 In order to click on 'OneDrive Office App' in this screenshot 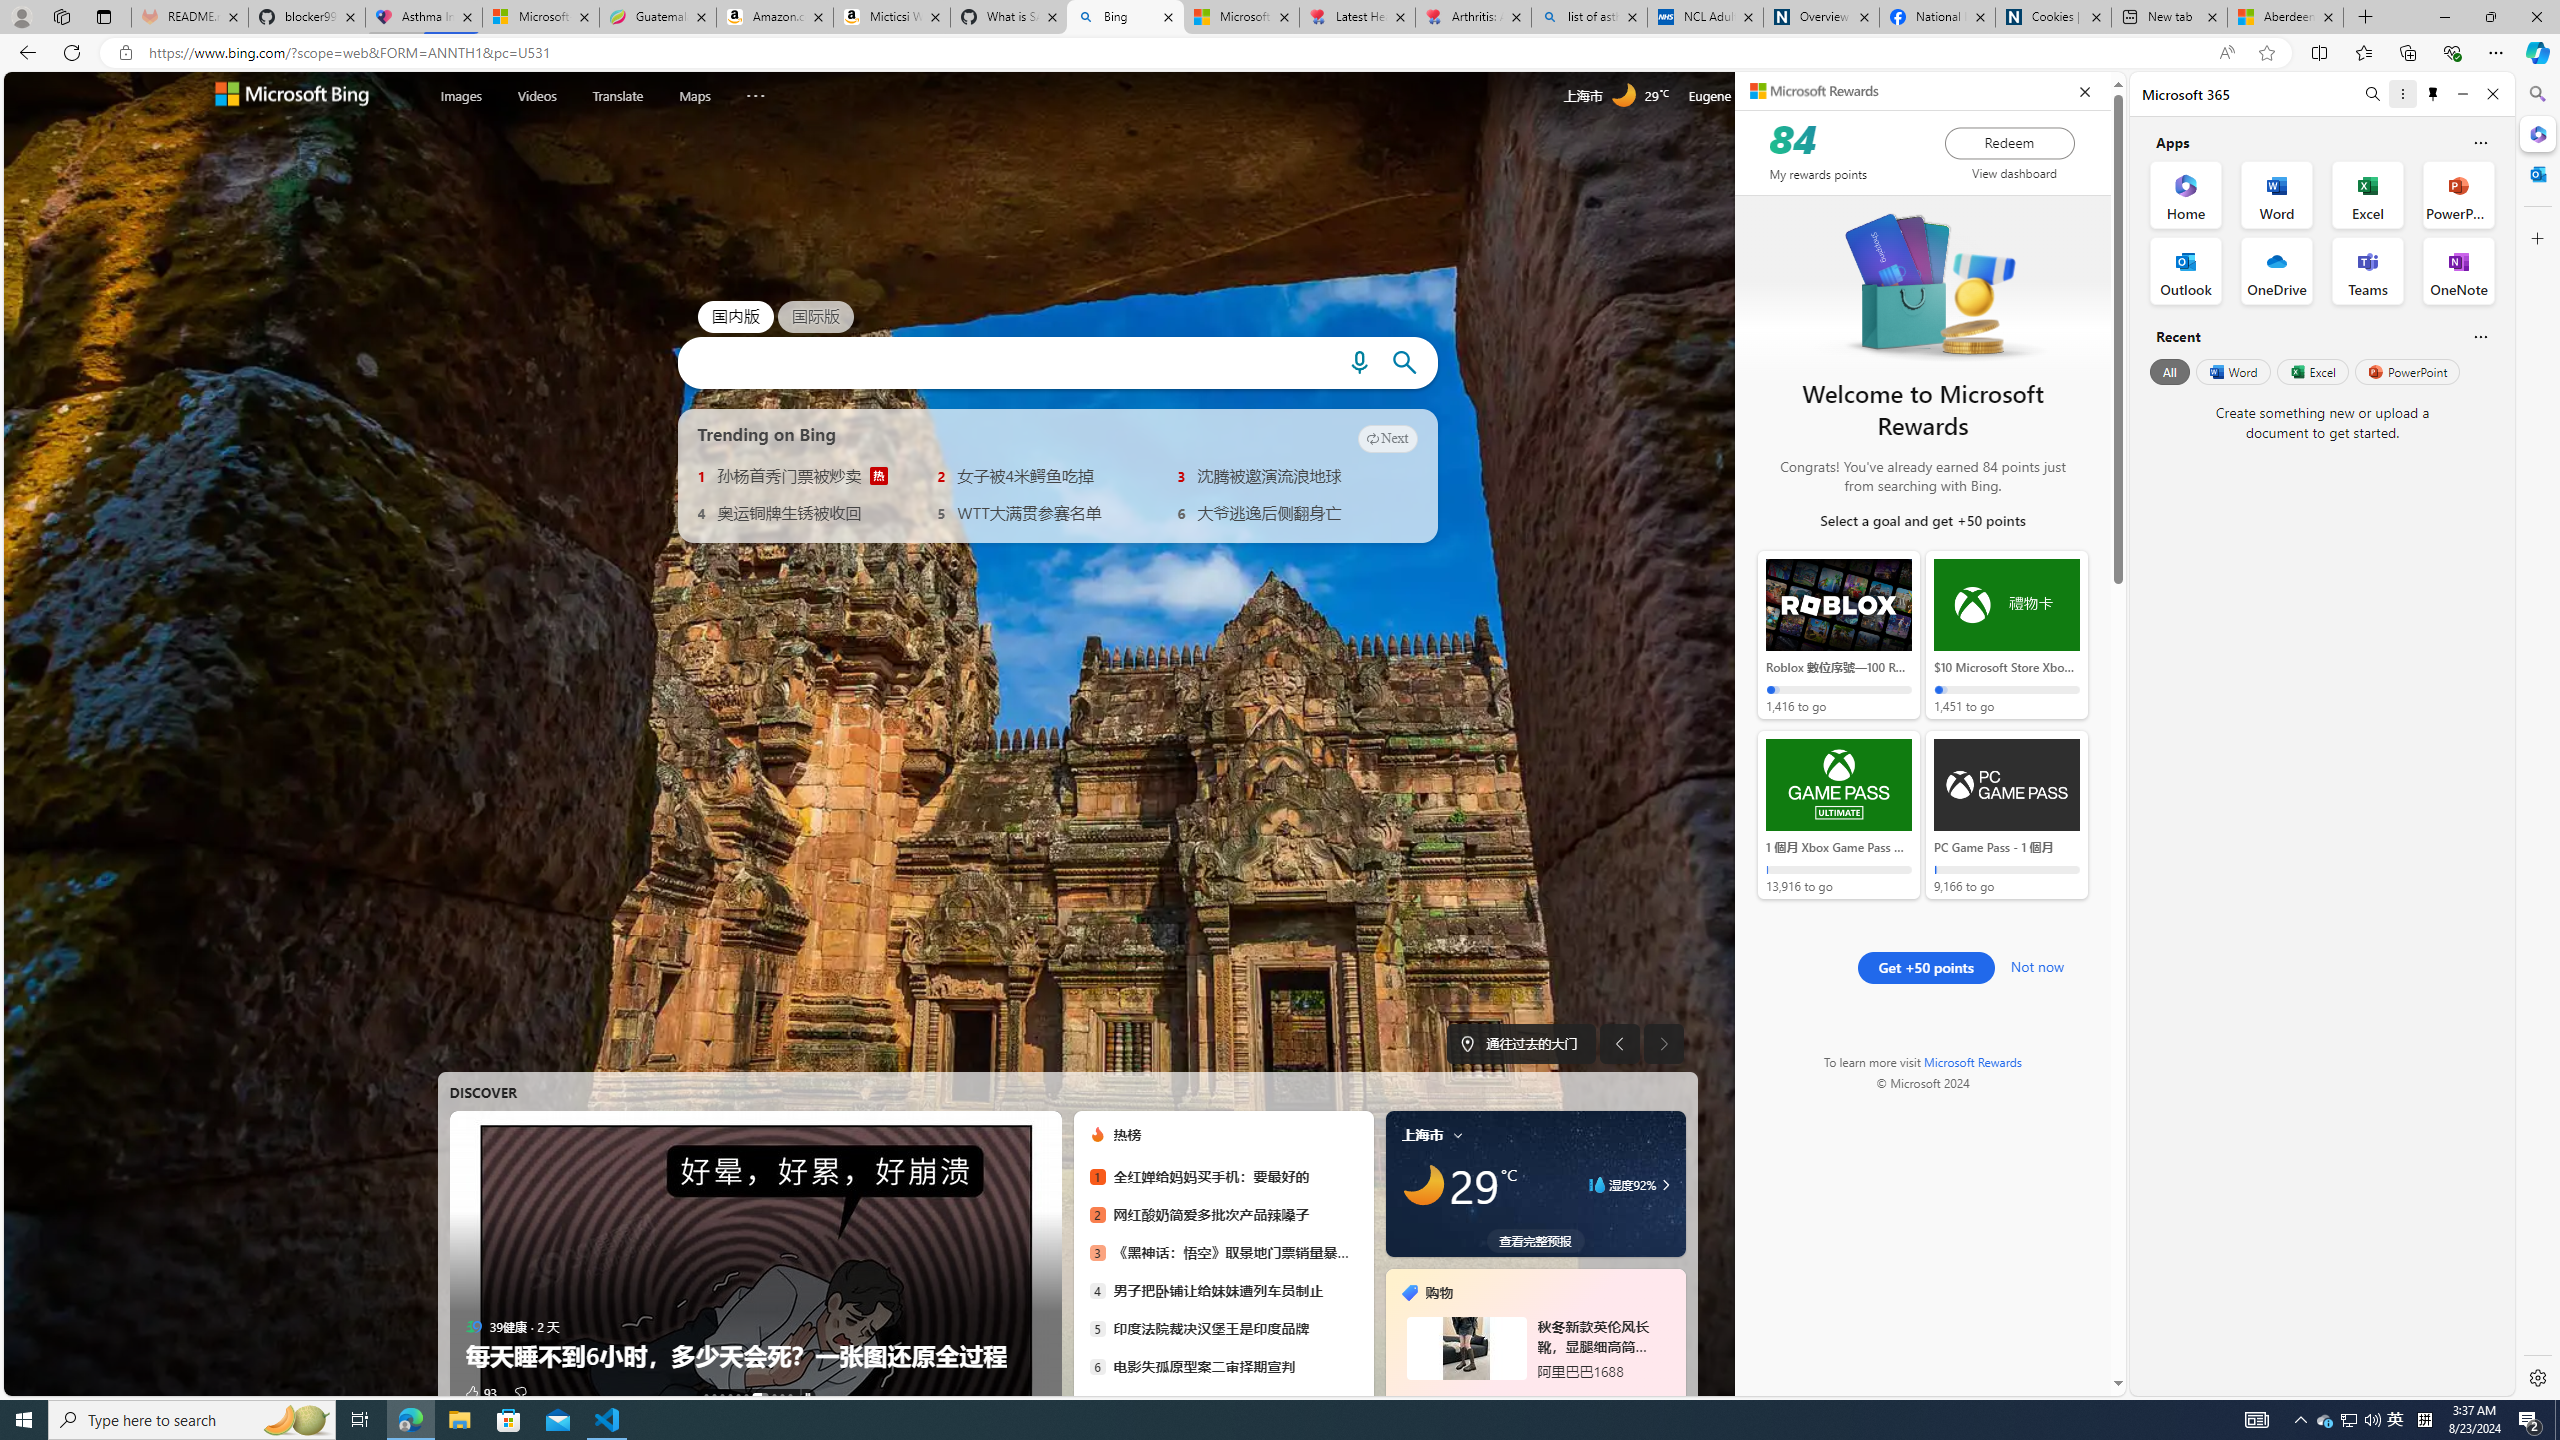, I will do `click(2276, 271)`.